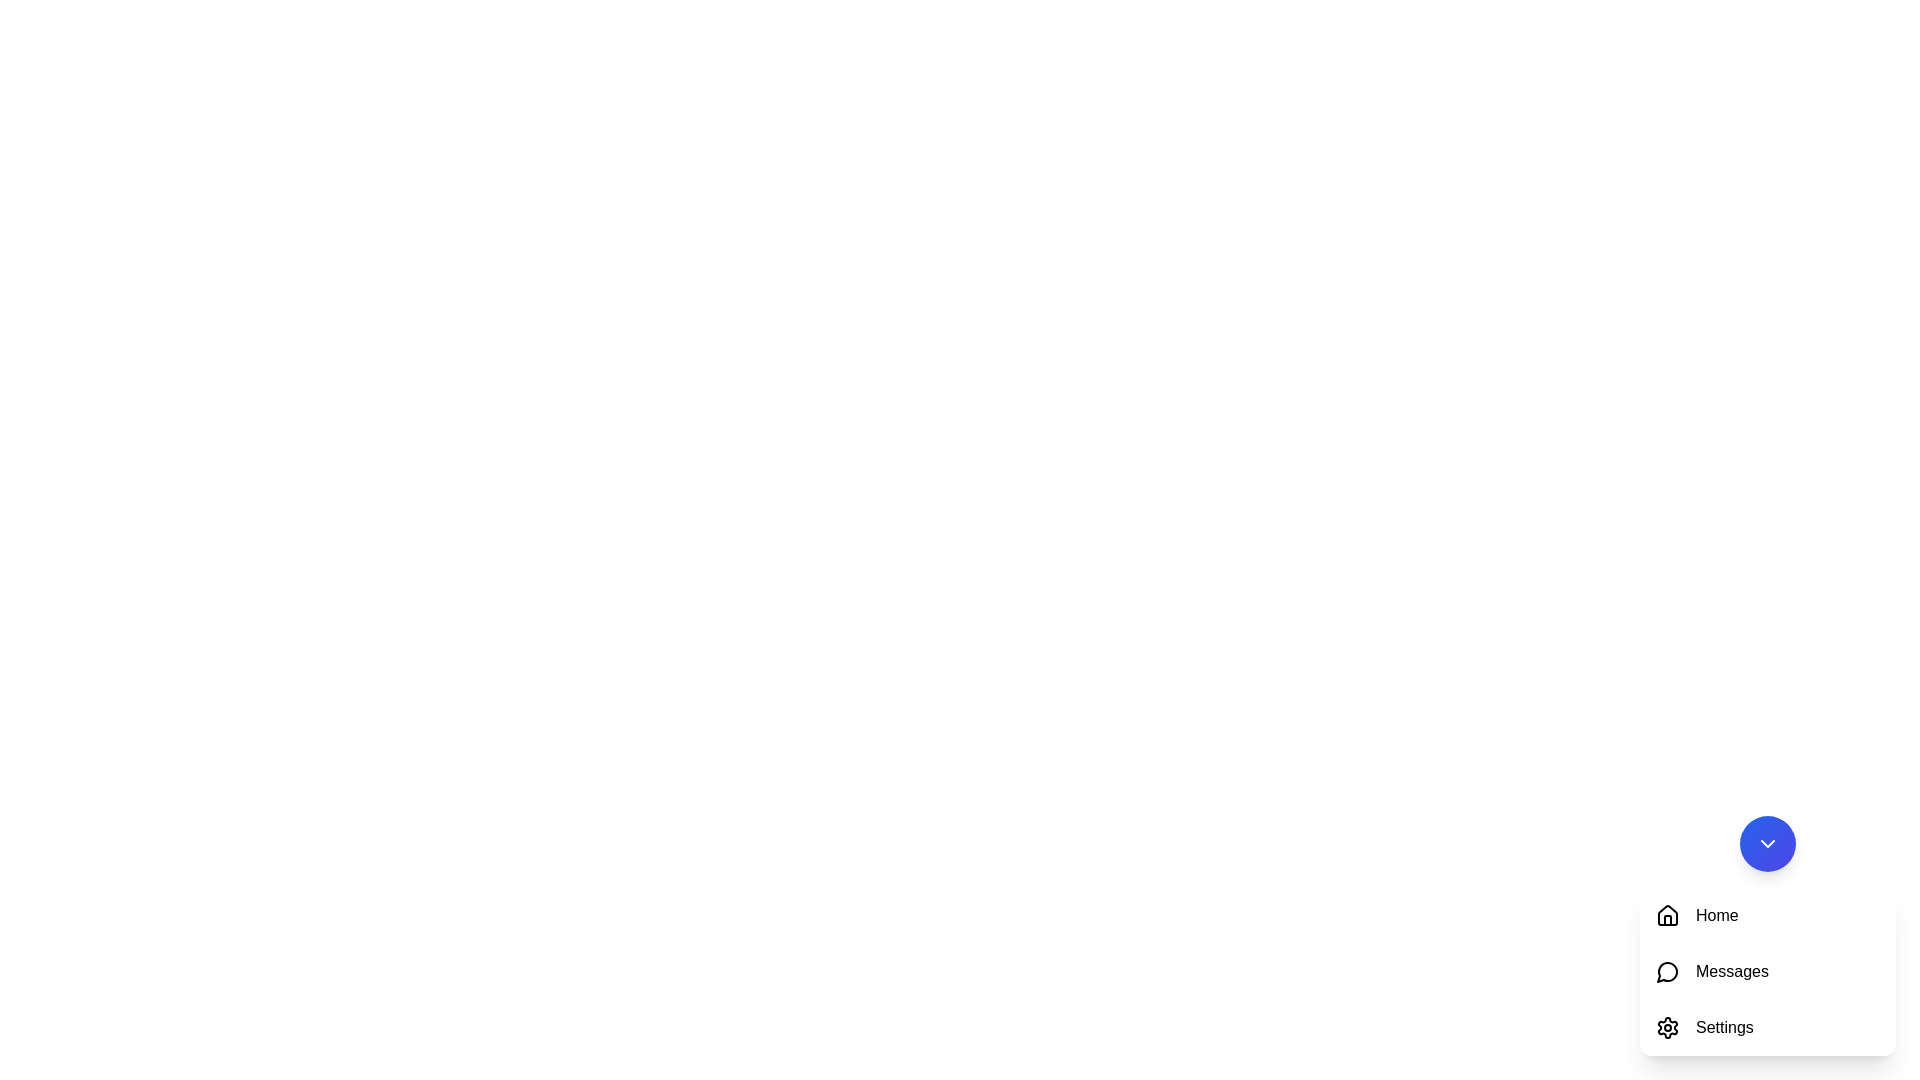  I want to click on the 'Home' navigation button, which is the first option in a vertically stacked panel containing 'Home', 'Messages', and 'Settings', so click(1767, 915).